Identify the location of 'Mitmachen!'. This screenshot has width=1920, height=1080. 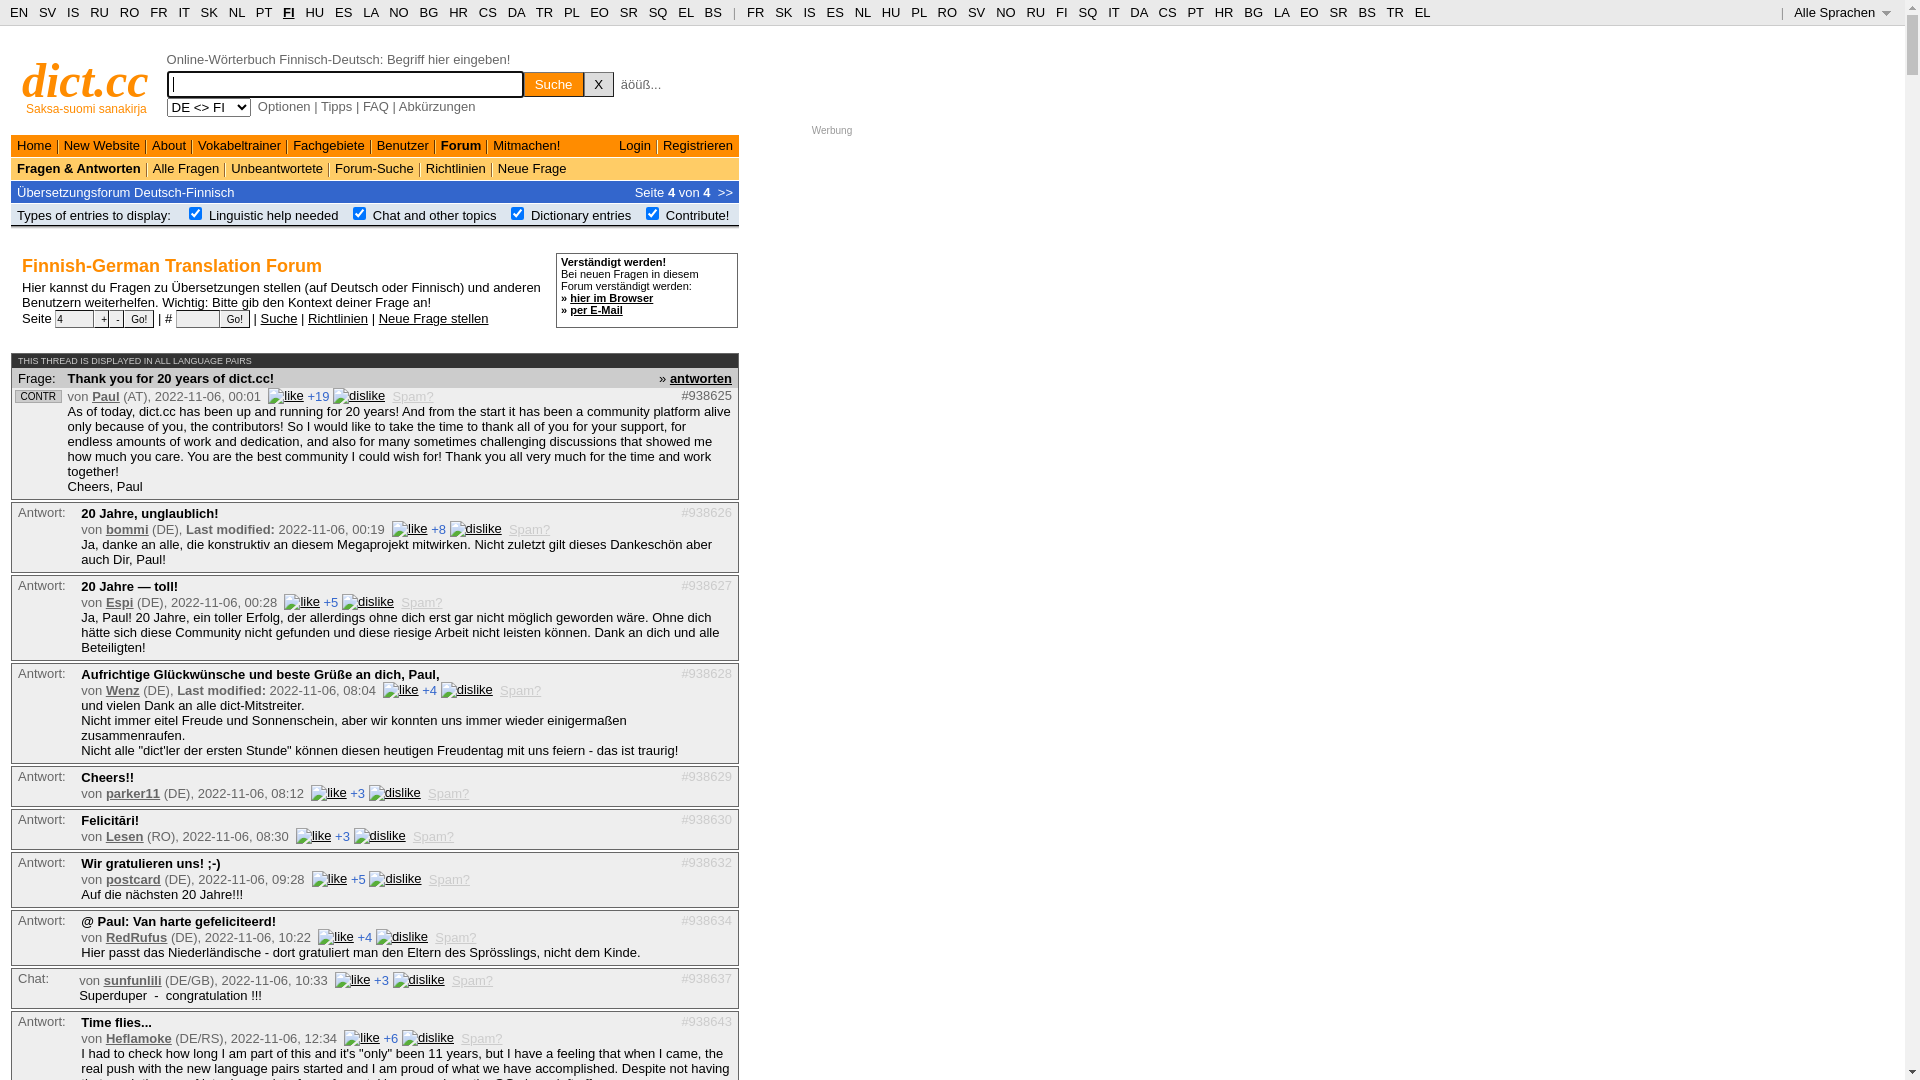
(493, 144).